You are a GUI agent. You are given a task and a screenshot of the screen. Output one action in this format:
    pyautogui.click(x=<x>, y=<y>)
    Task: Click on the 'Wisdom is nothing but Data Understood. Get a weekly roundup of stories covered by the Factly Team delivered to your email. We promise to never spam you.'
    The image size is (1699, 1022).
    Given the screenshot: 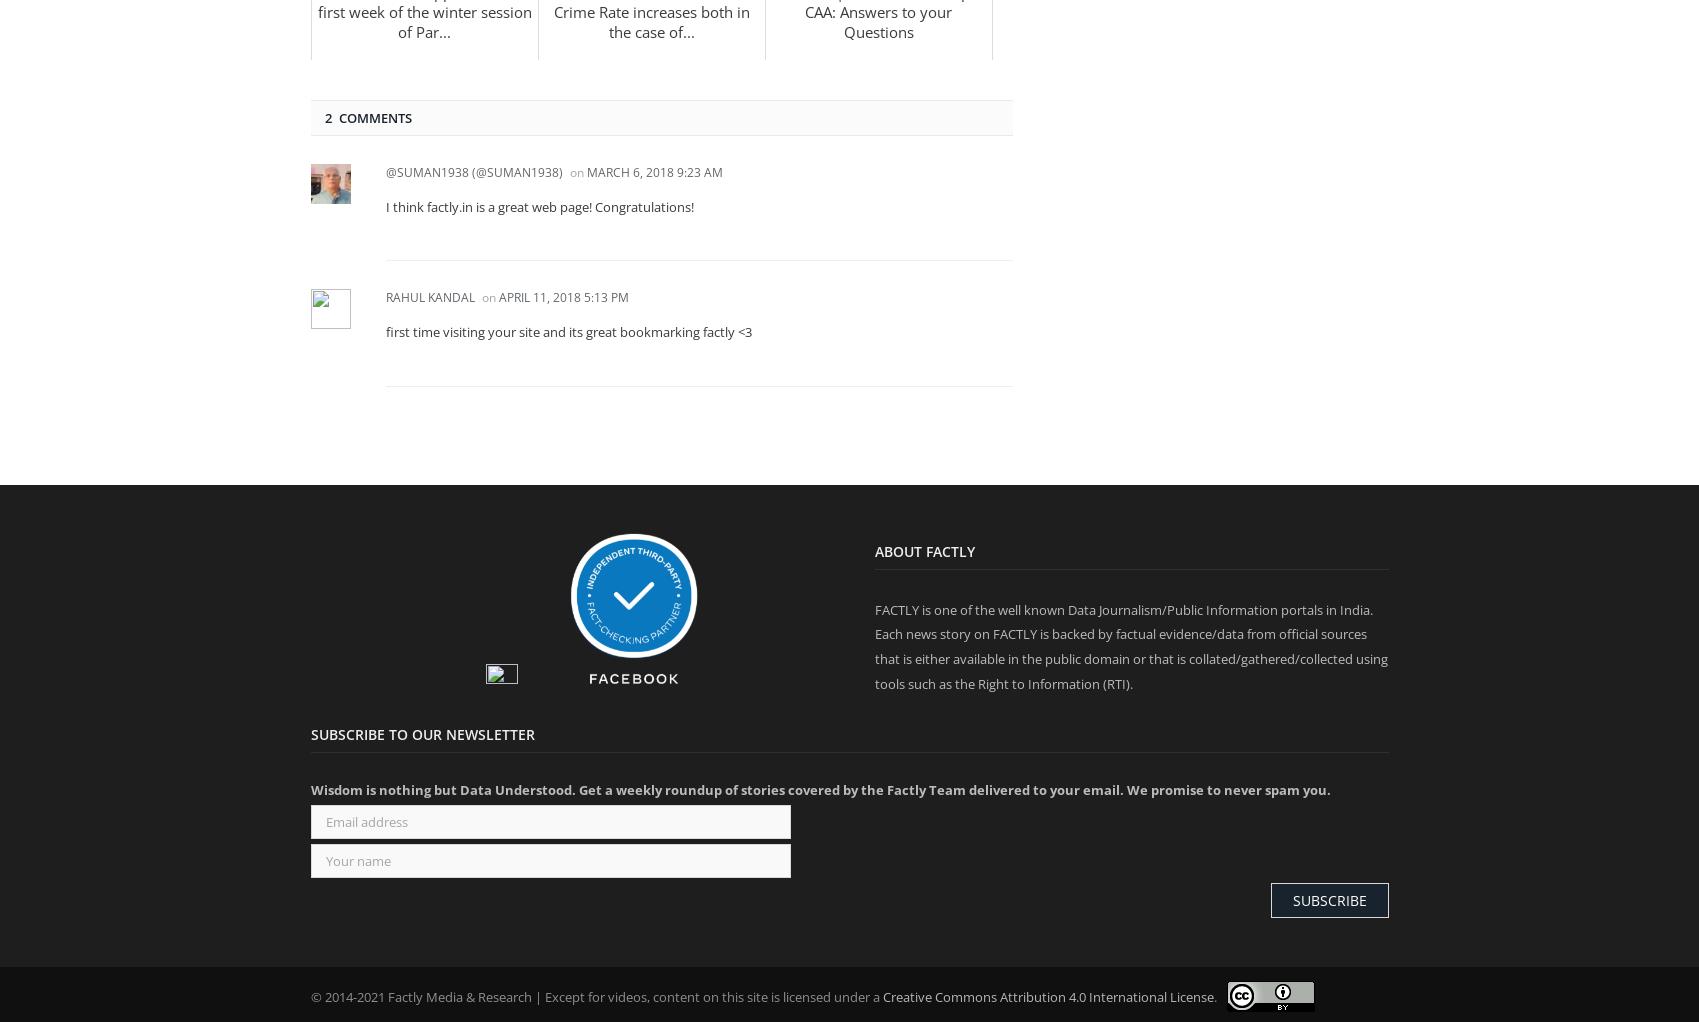 What is the action you would take?
    pyautogui.click(x=309, y=790)
    